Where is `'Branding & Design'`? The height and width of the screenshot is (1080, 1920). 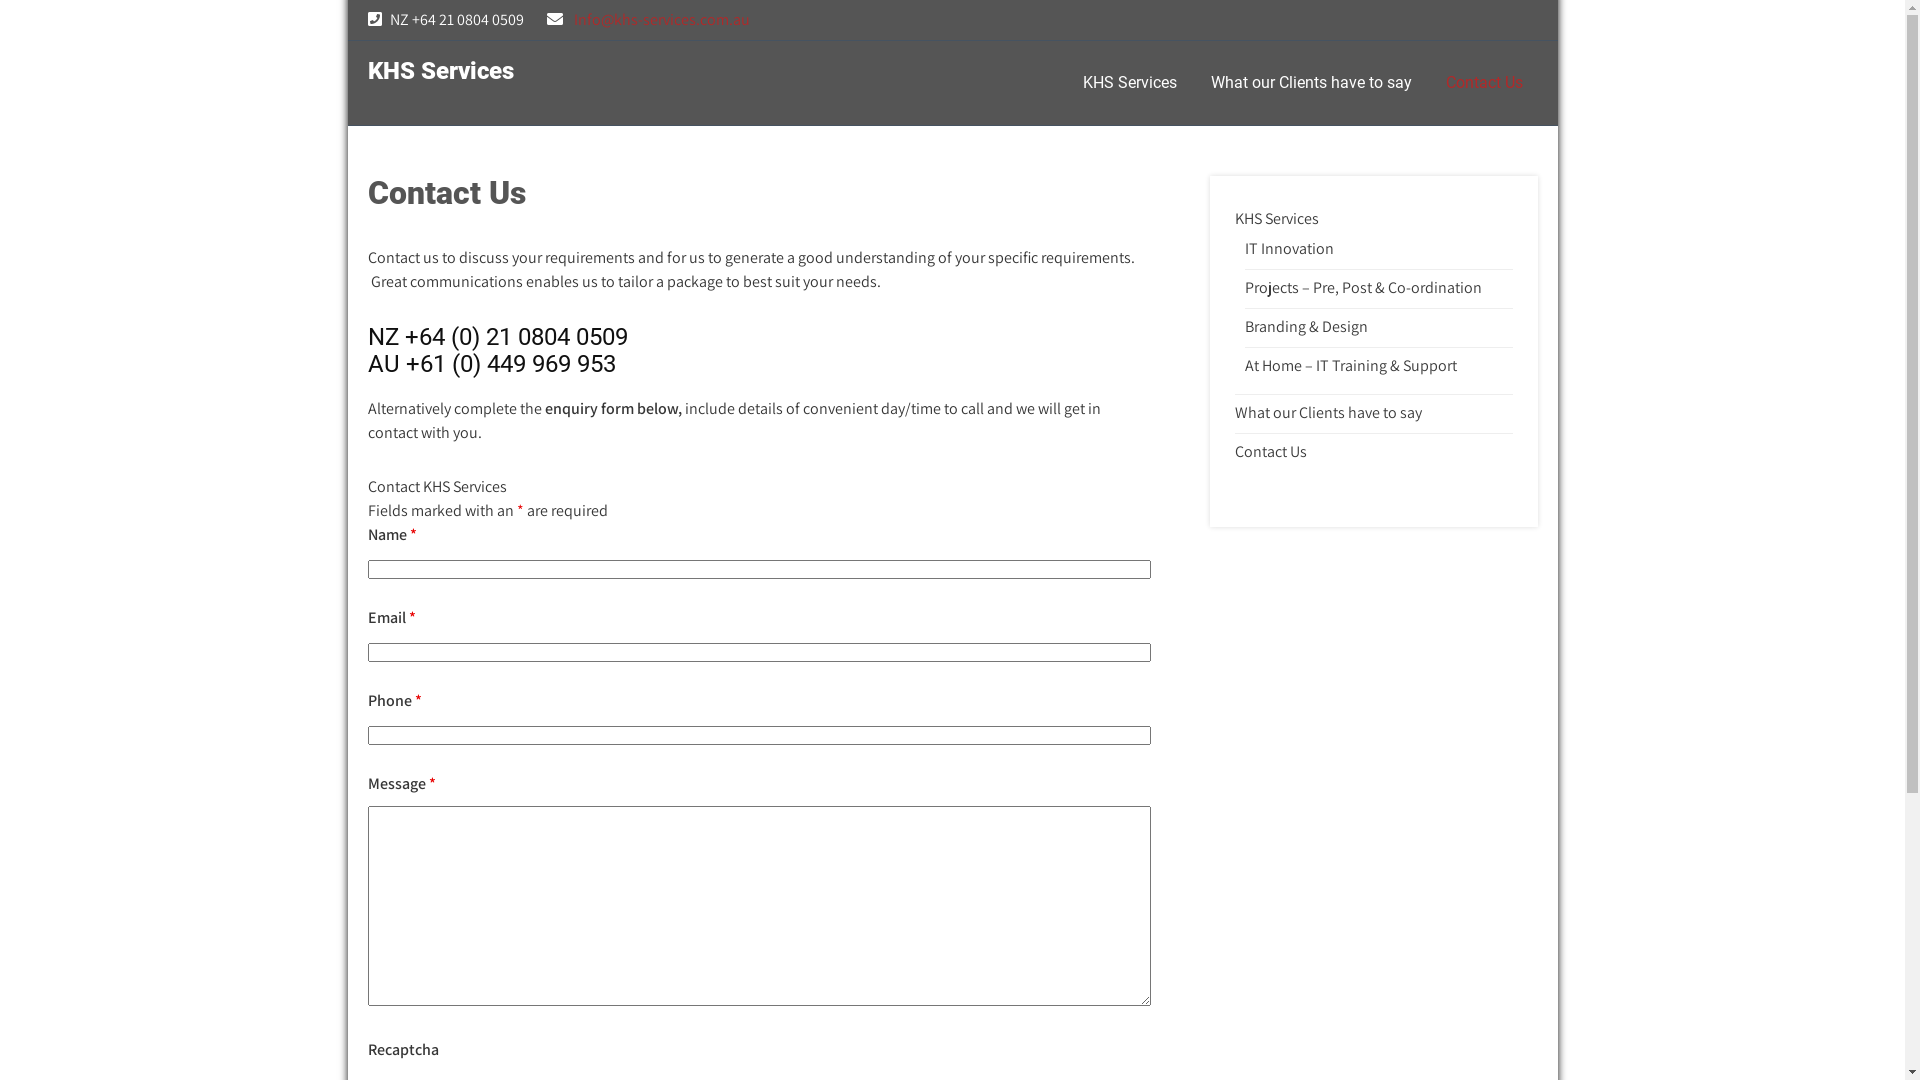 'Branding & Design' is located at coordinates (1306, 326).